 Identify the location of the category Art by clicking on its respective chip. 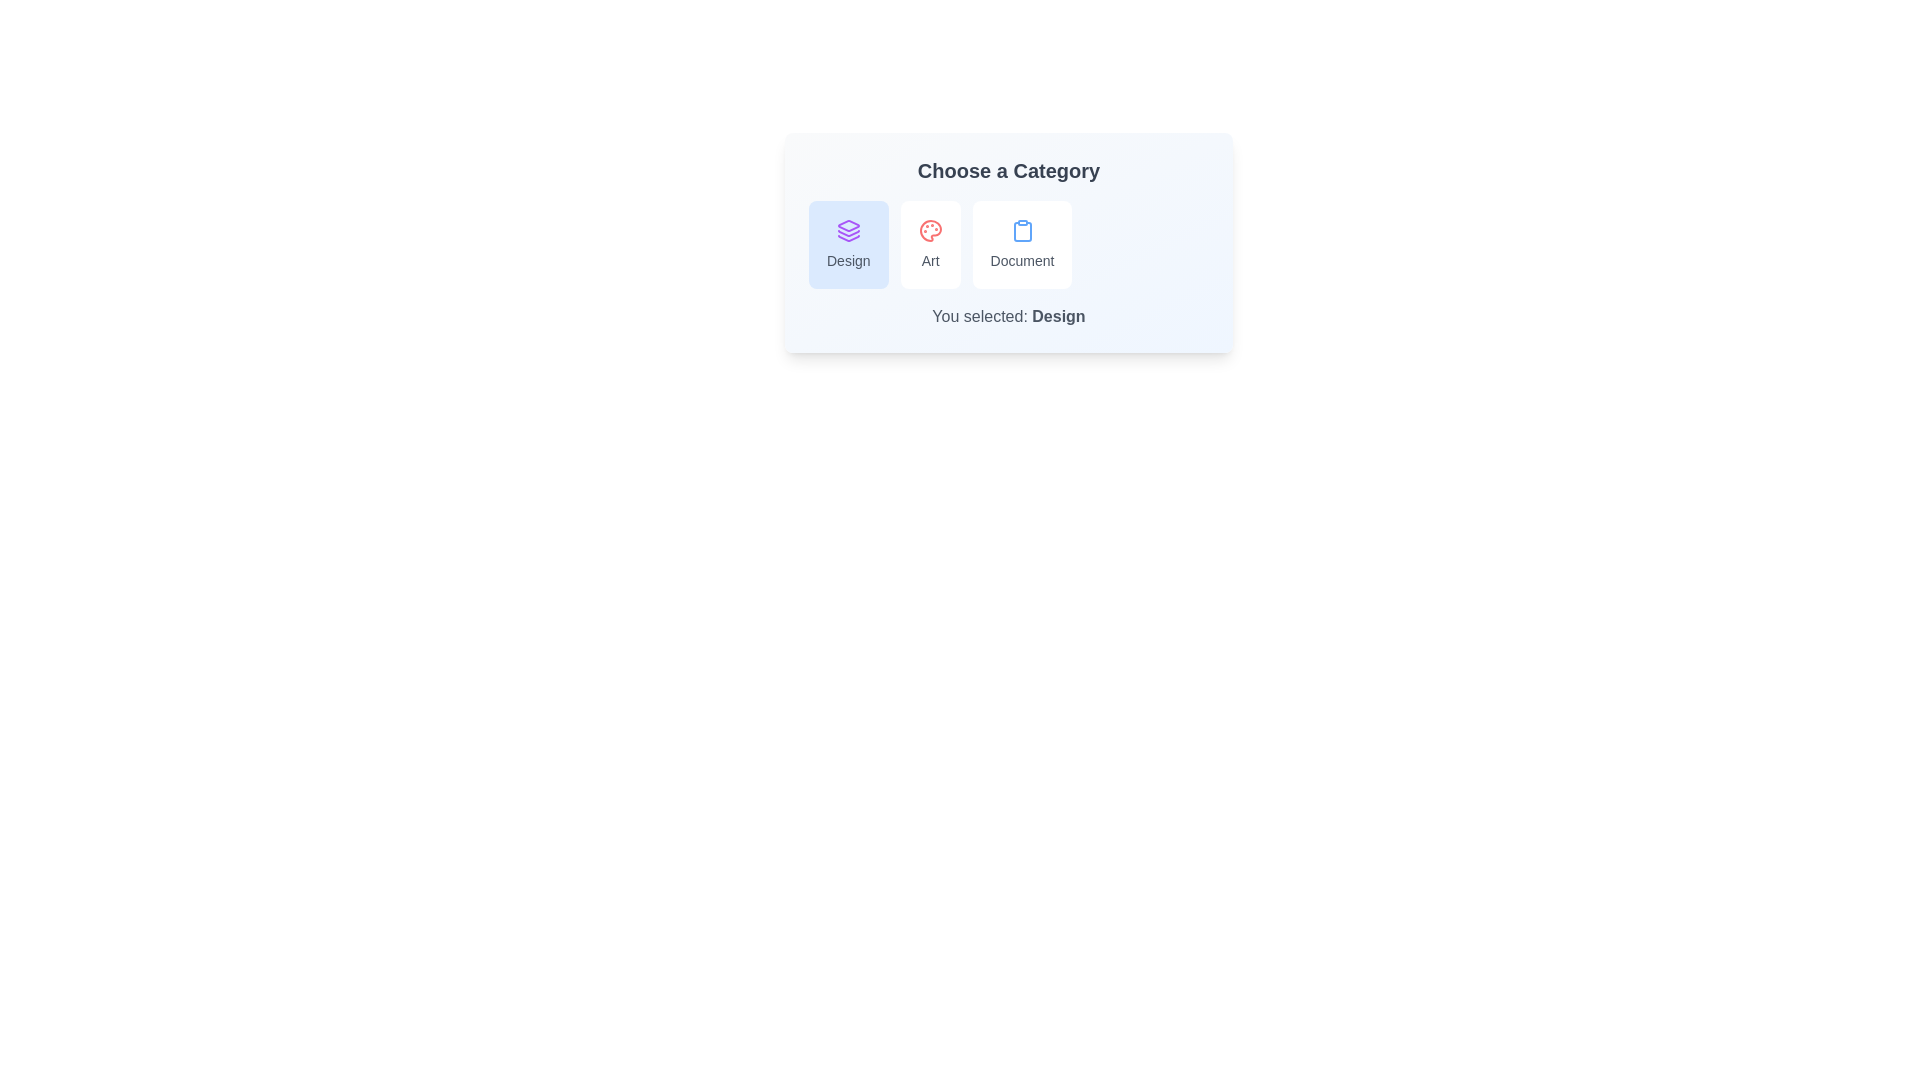
(929, 244).